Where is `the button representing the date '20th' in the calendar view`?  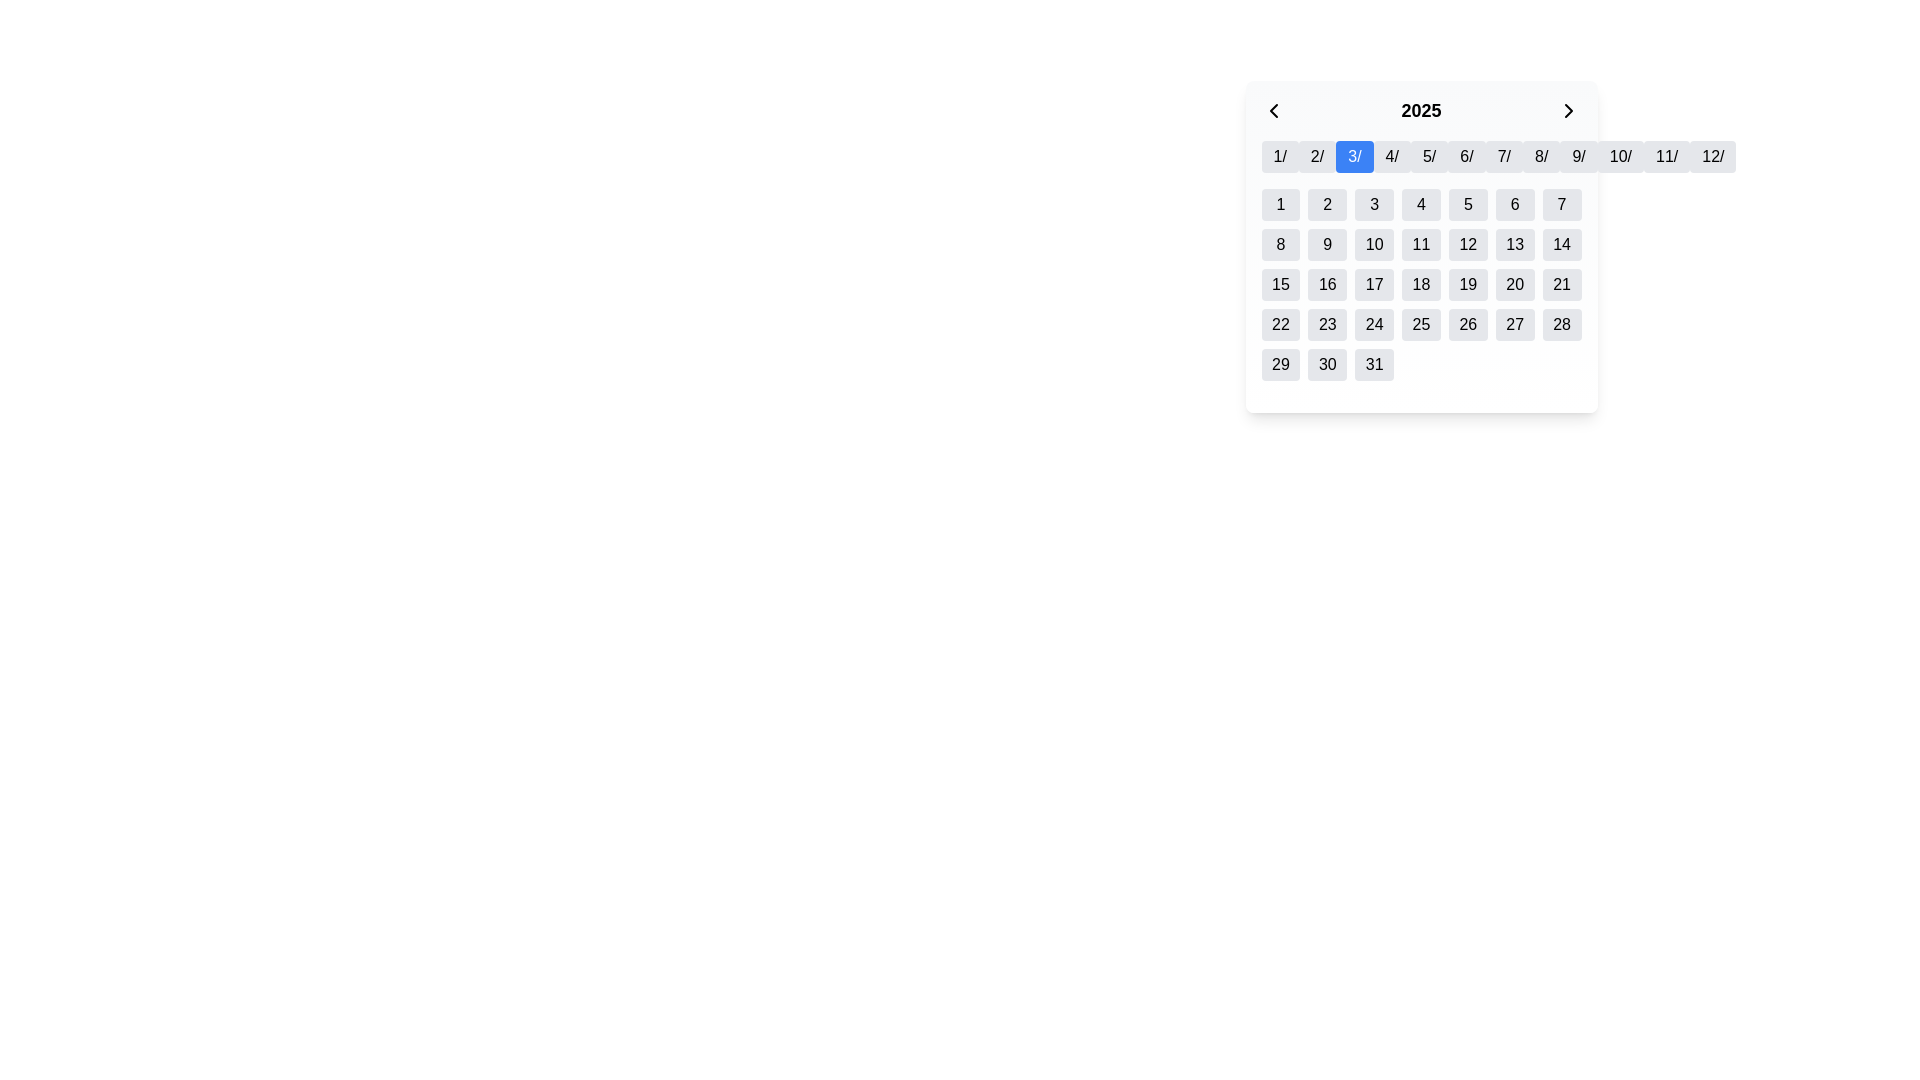 the button representing the date '20th' in the calendar view is located at coordinates (1515, 285).